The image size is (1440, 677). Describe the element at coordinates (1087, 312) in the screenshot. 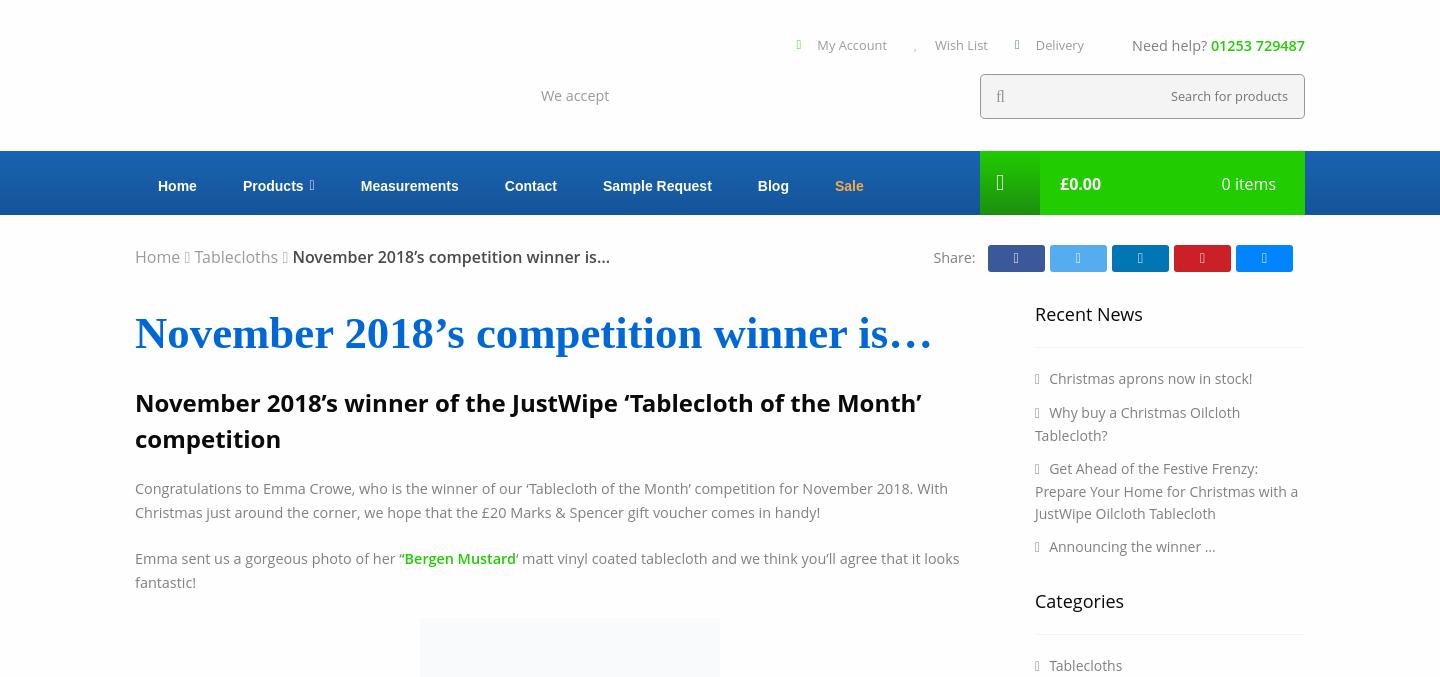

I see `'Recent News'` at that location.